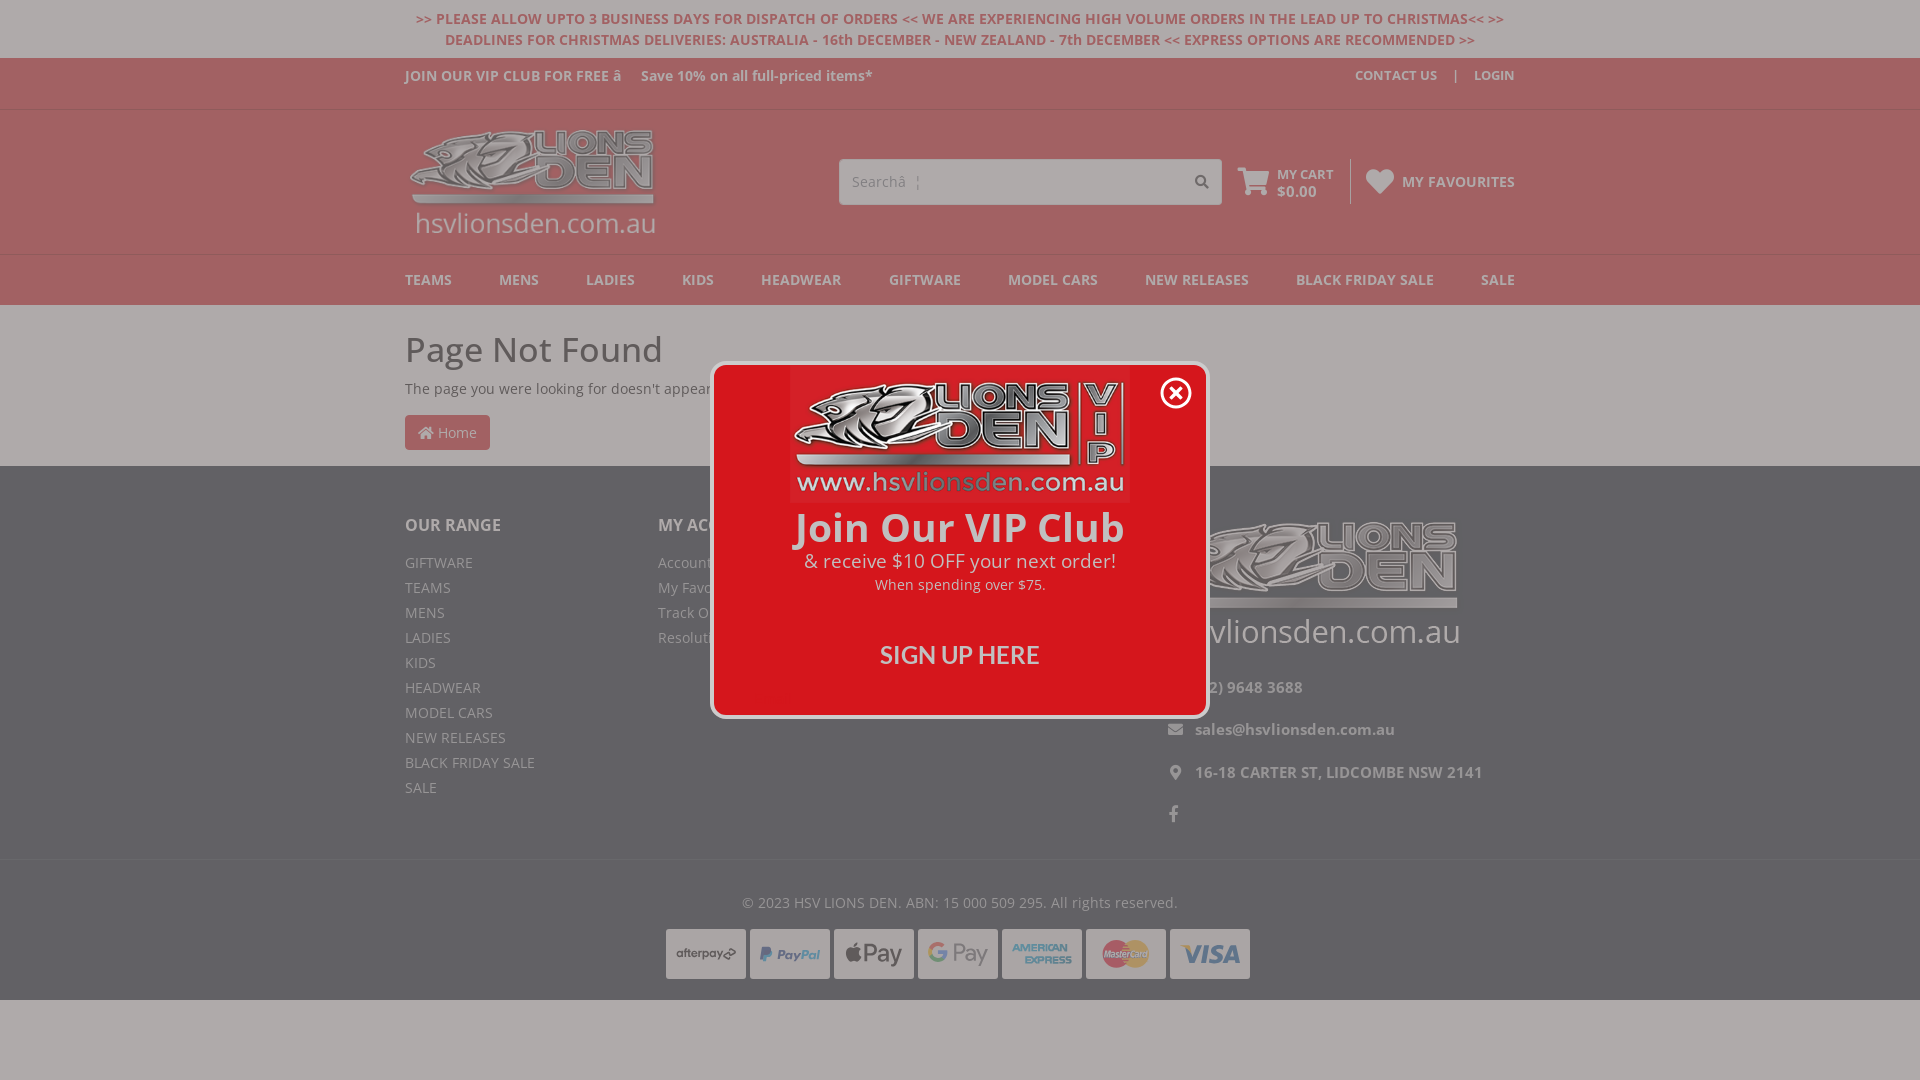 This screenshot has width=1920, height=1080. What do you see at coordinates (532, 180) in the screenshot?
I see `'HSV LIONS DEN'` at bounding box center [532, 180].